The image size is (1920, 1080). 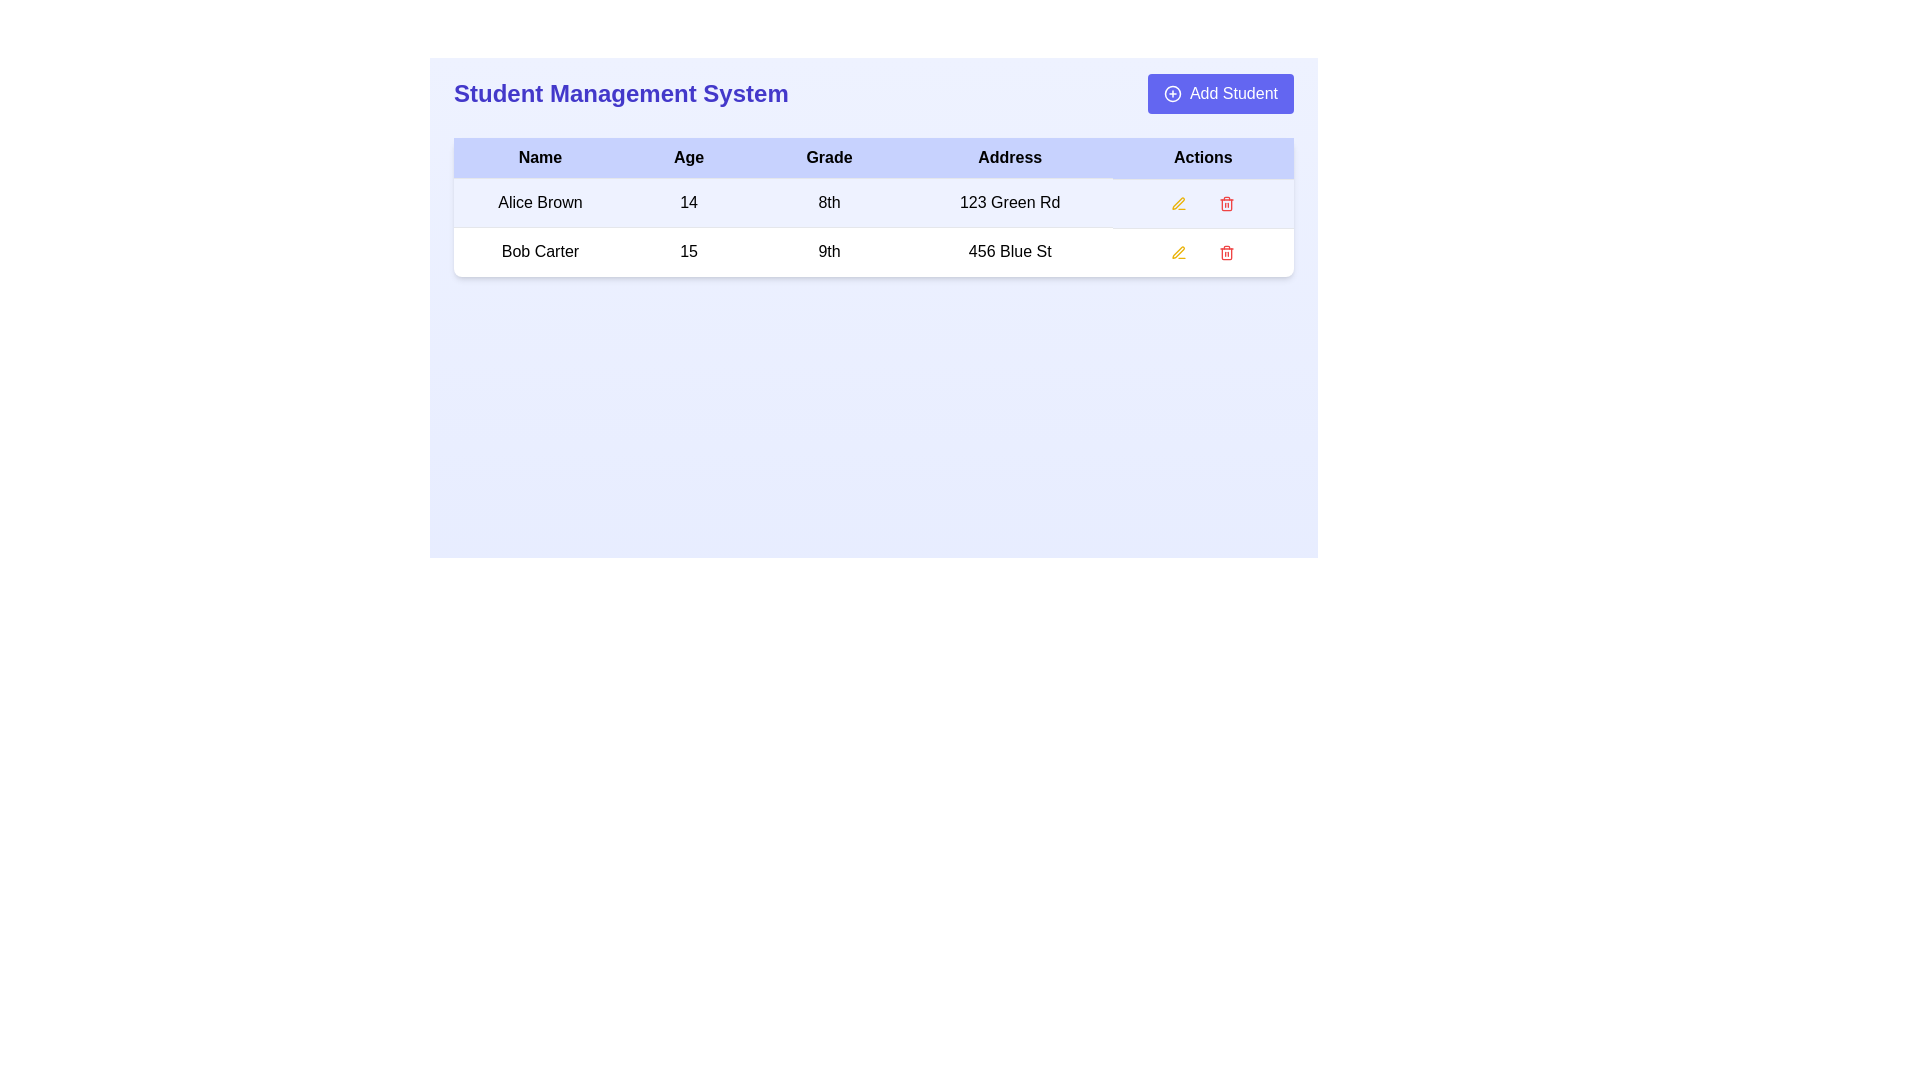 I want to click on the 'Actions' column header in the table, which is the last header positioned to the right of the 'Address' header, so click(x=1202, y=157).